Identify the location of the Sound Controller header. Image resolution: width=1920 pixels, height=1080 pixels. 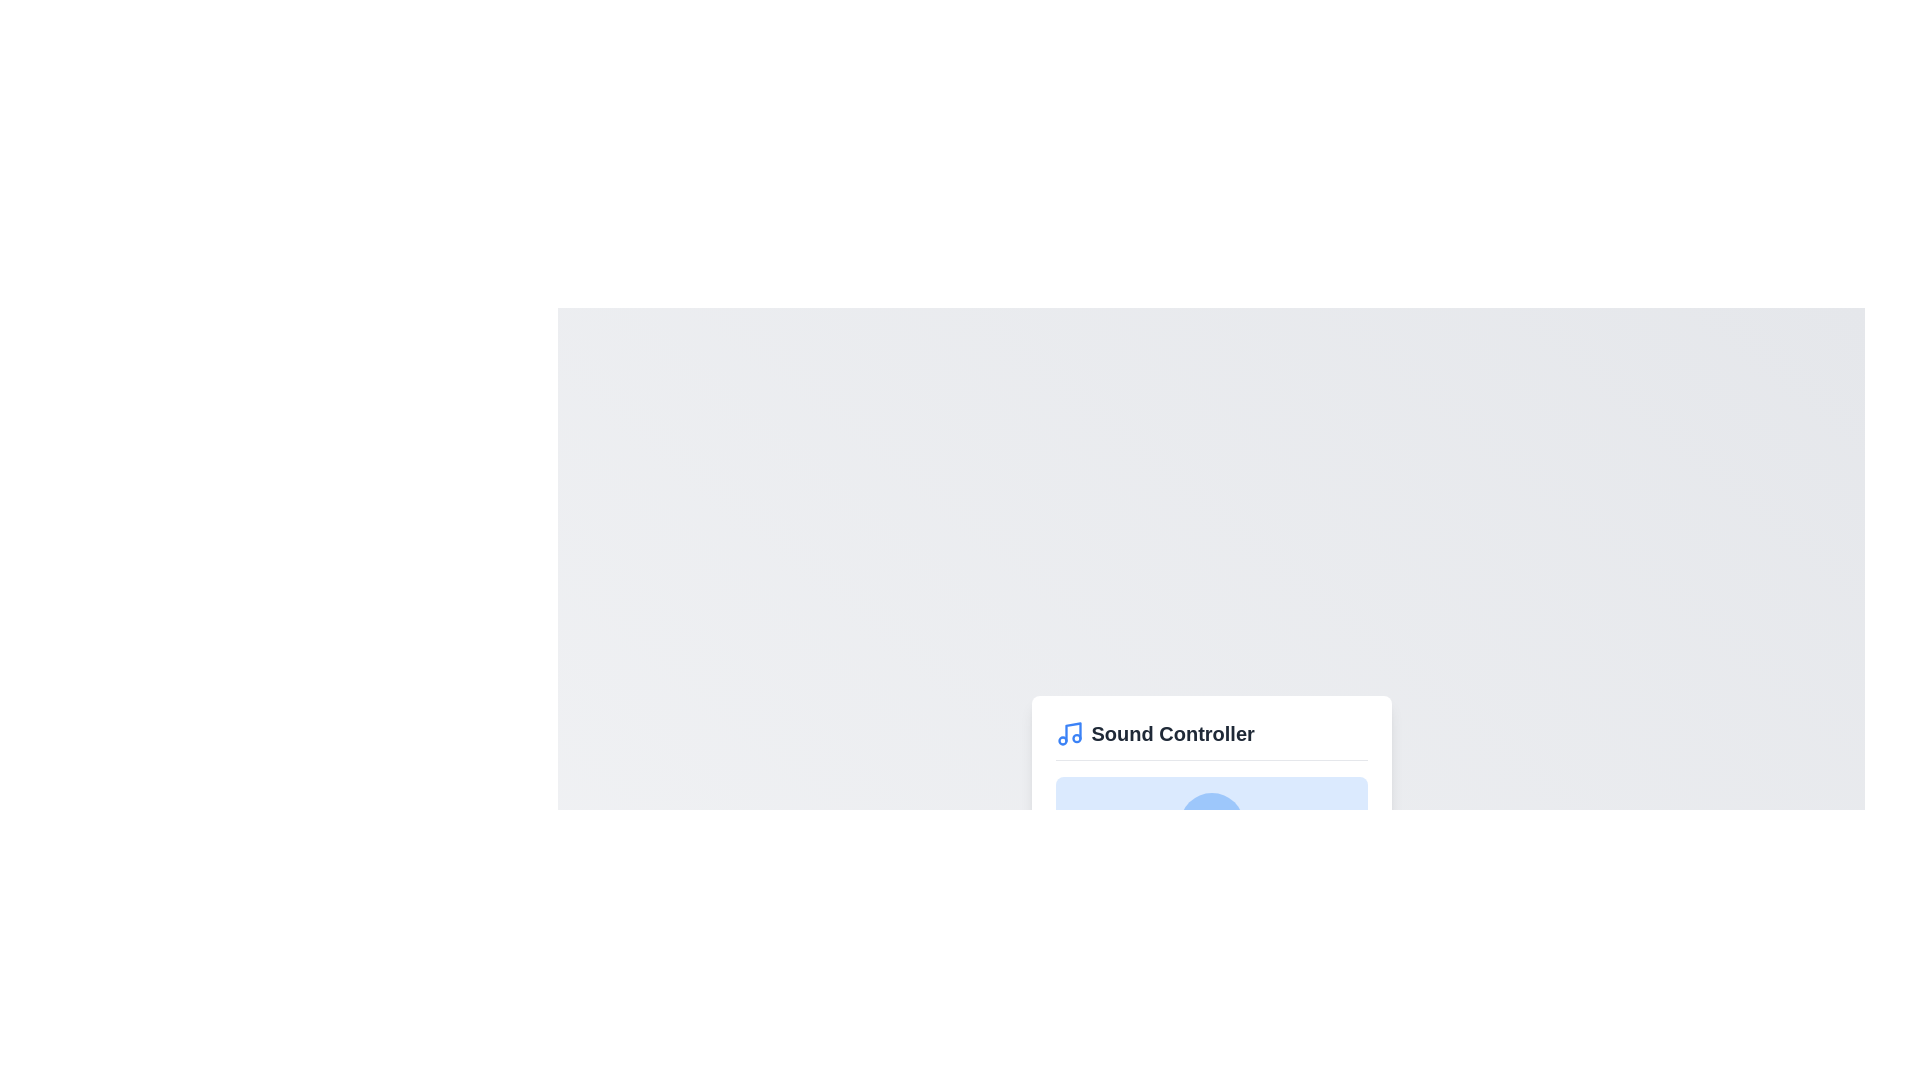
(1210, 740).